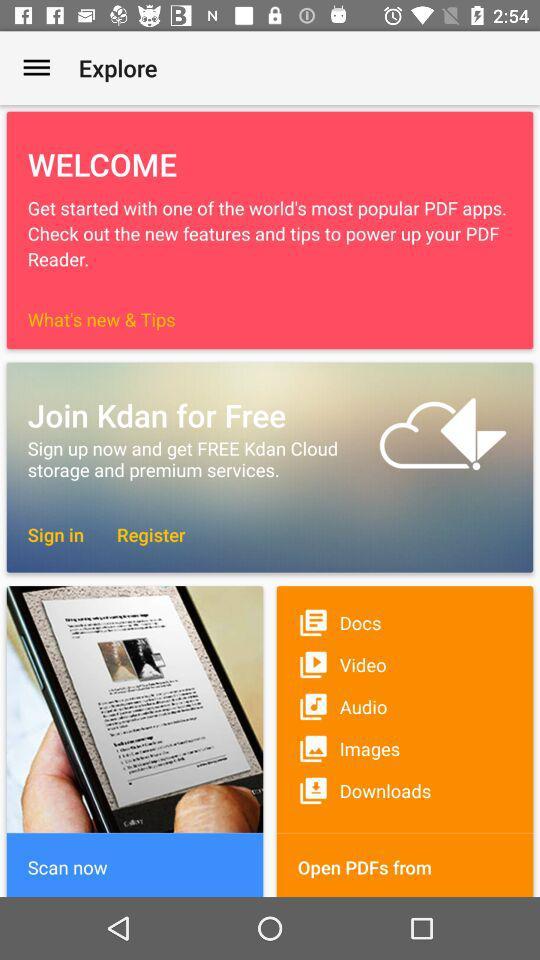  What do you see at coordinates (140, 533) in the screenshot?
I see `the register` at bounding box center [140, 533].